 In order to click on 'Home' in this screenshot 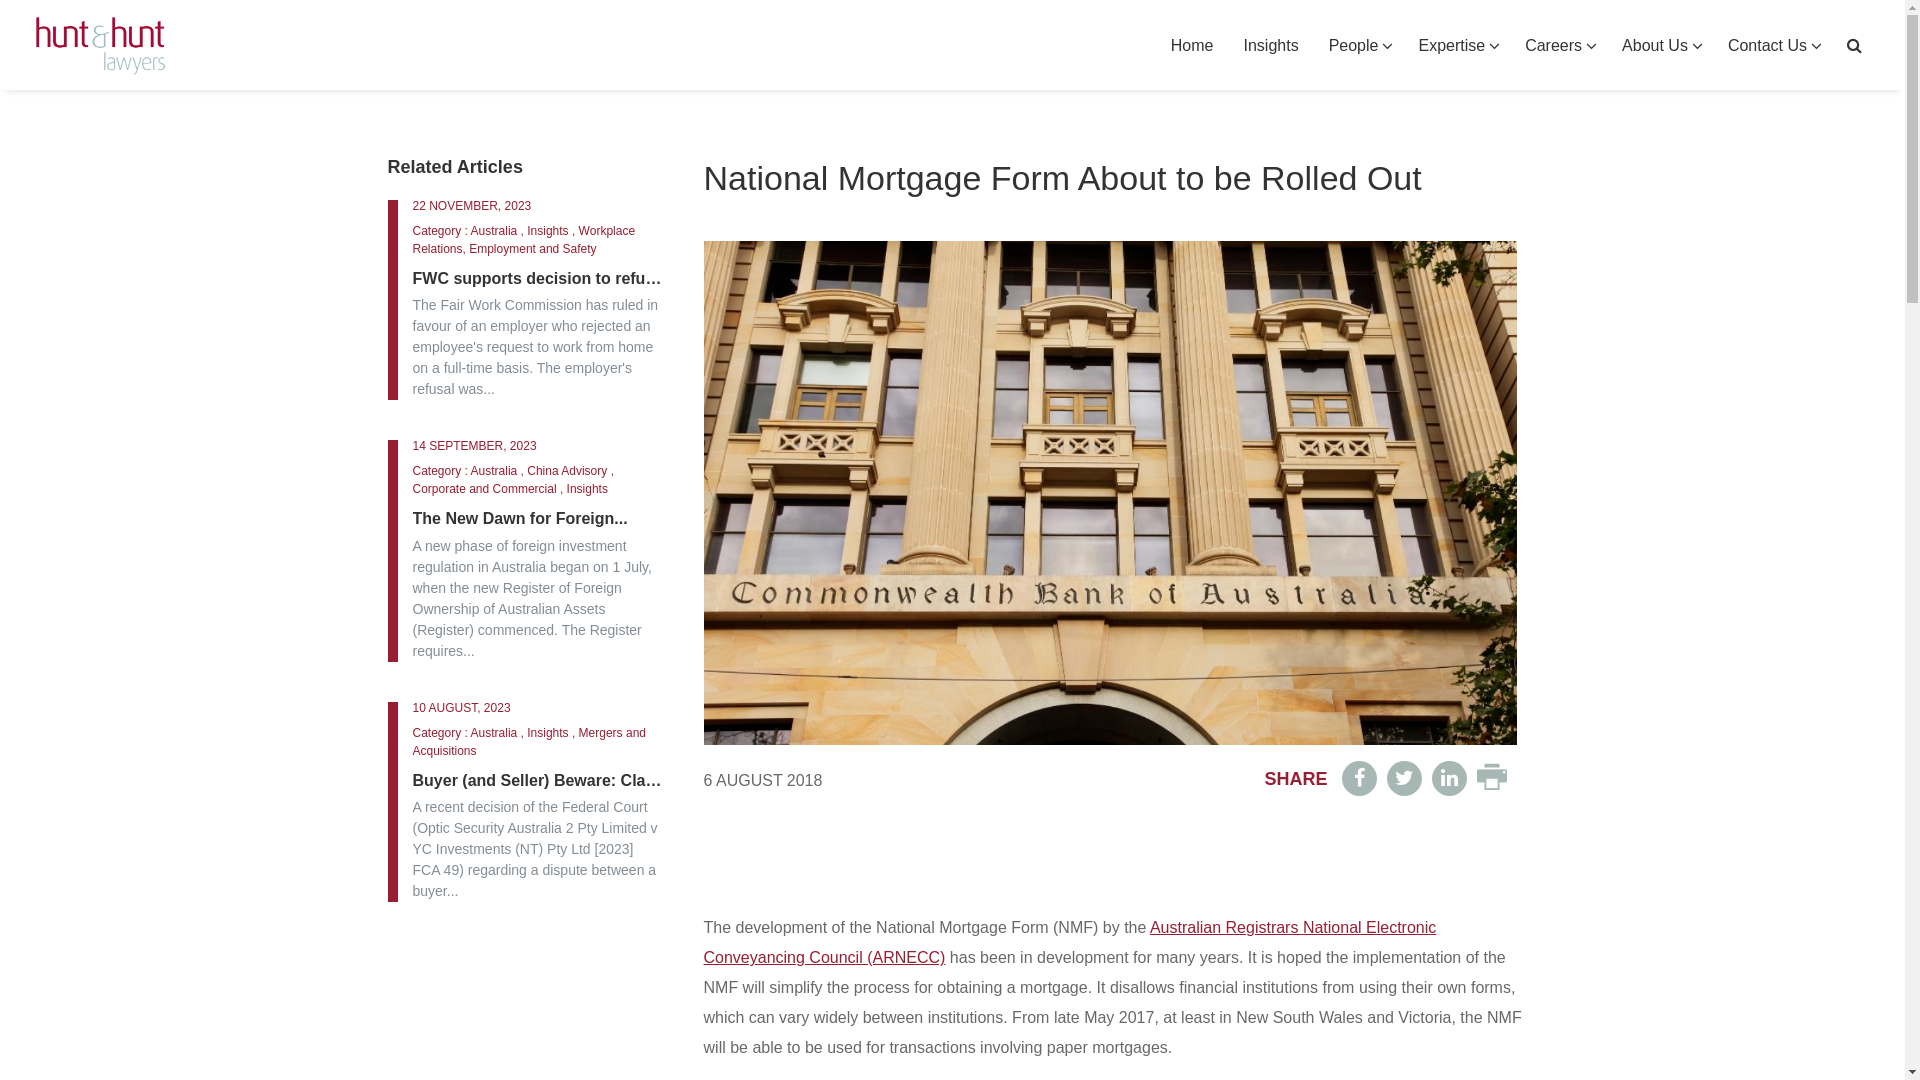, I will do `click(1192, 45)`.